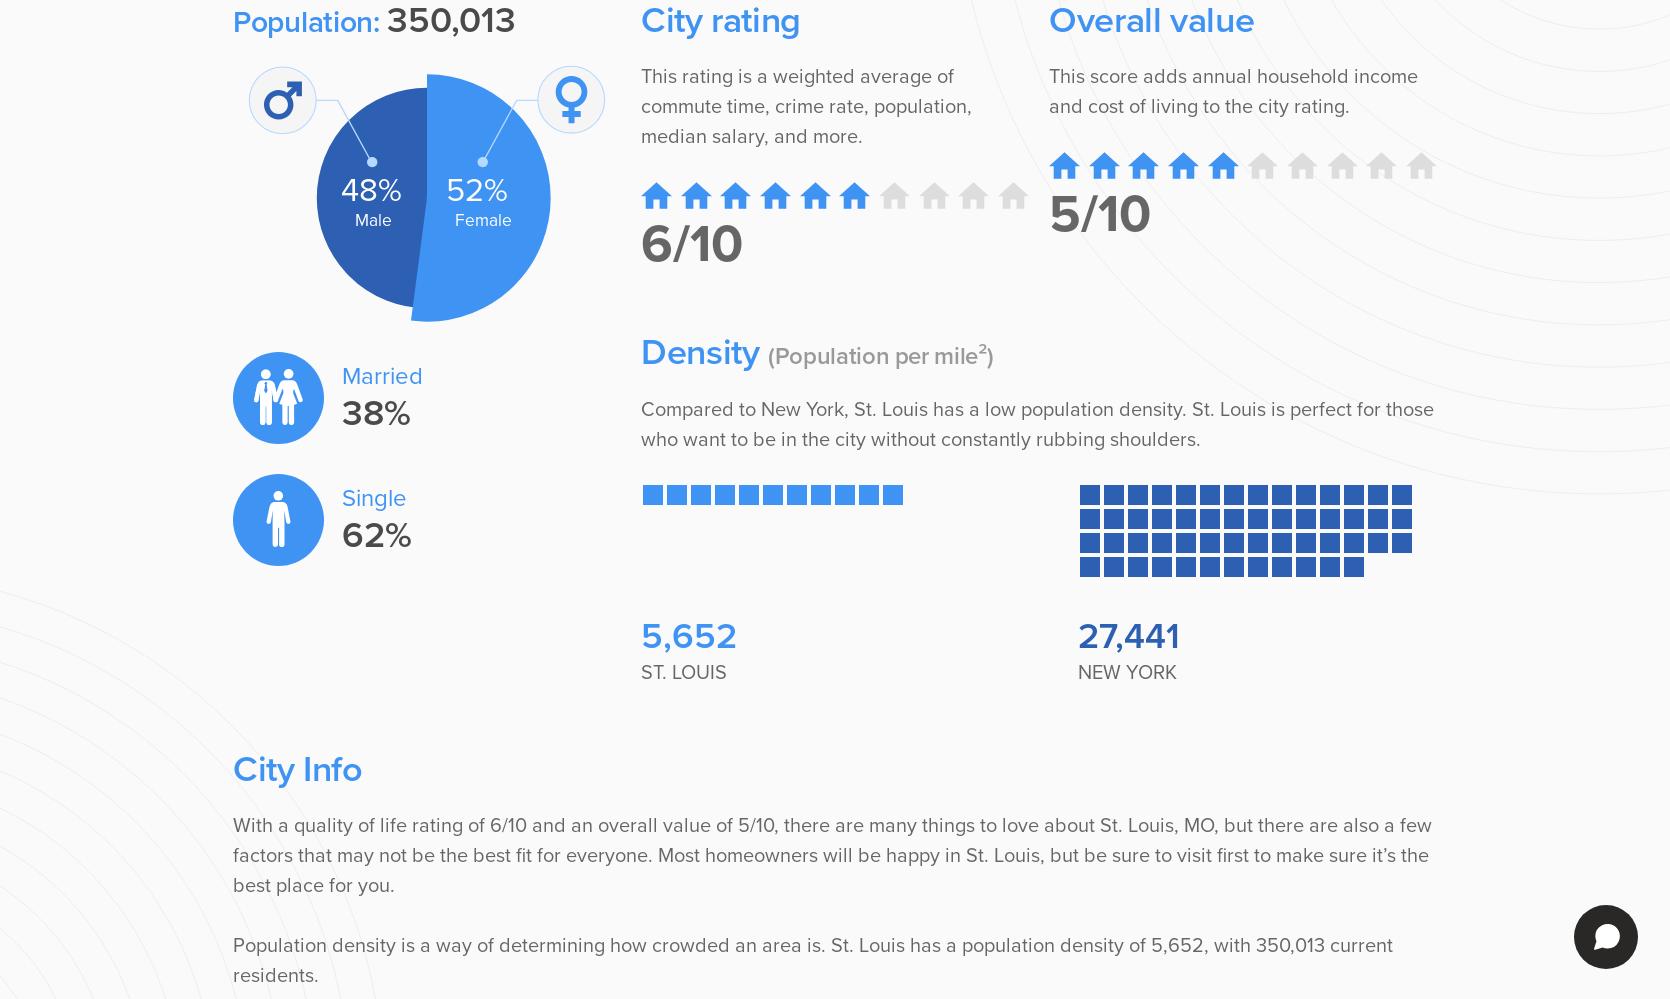 The width and height of the screenshot is (1670, 999). I want to click on '5,652', so click(689, 634).